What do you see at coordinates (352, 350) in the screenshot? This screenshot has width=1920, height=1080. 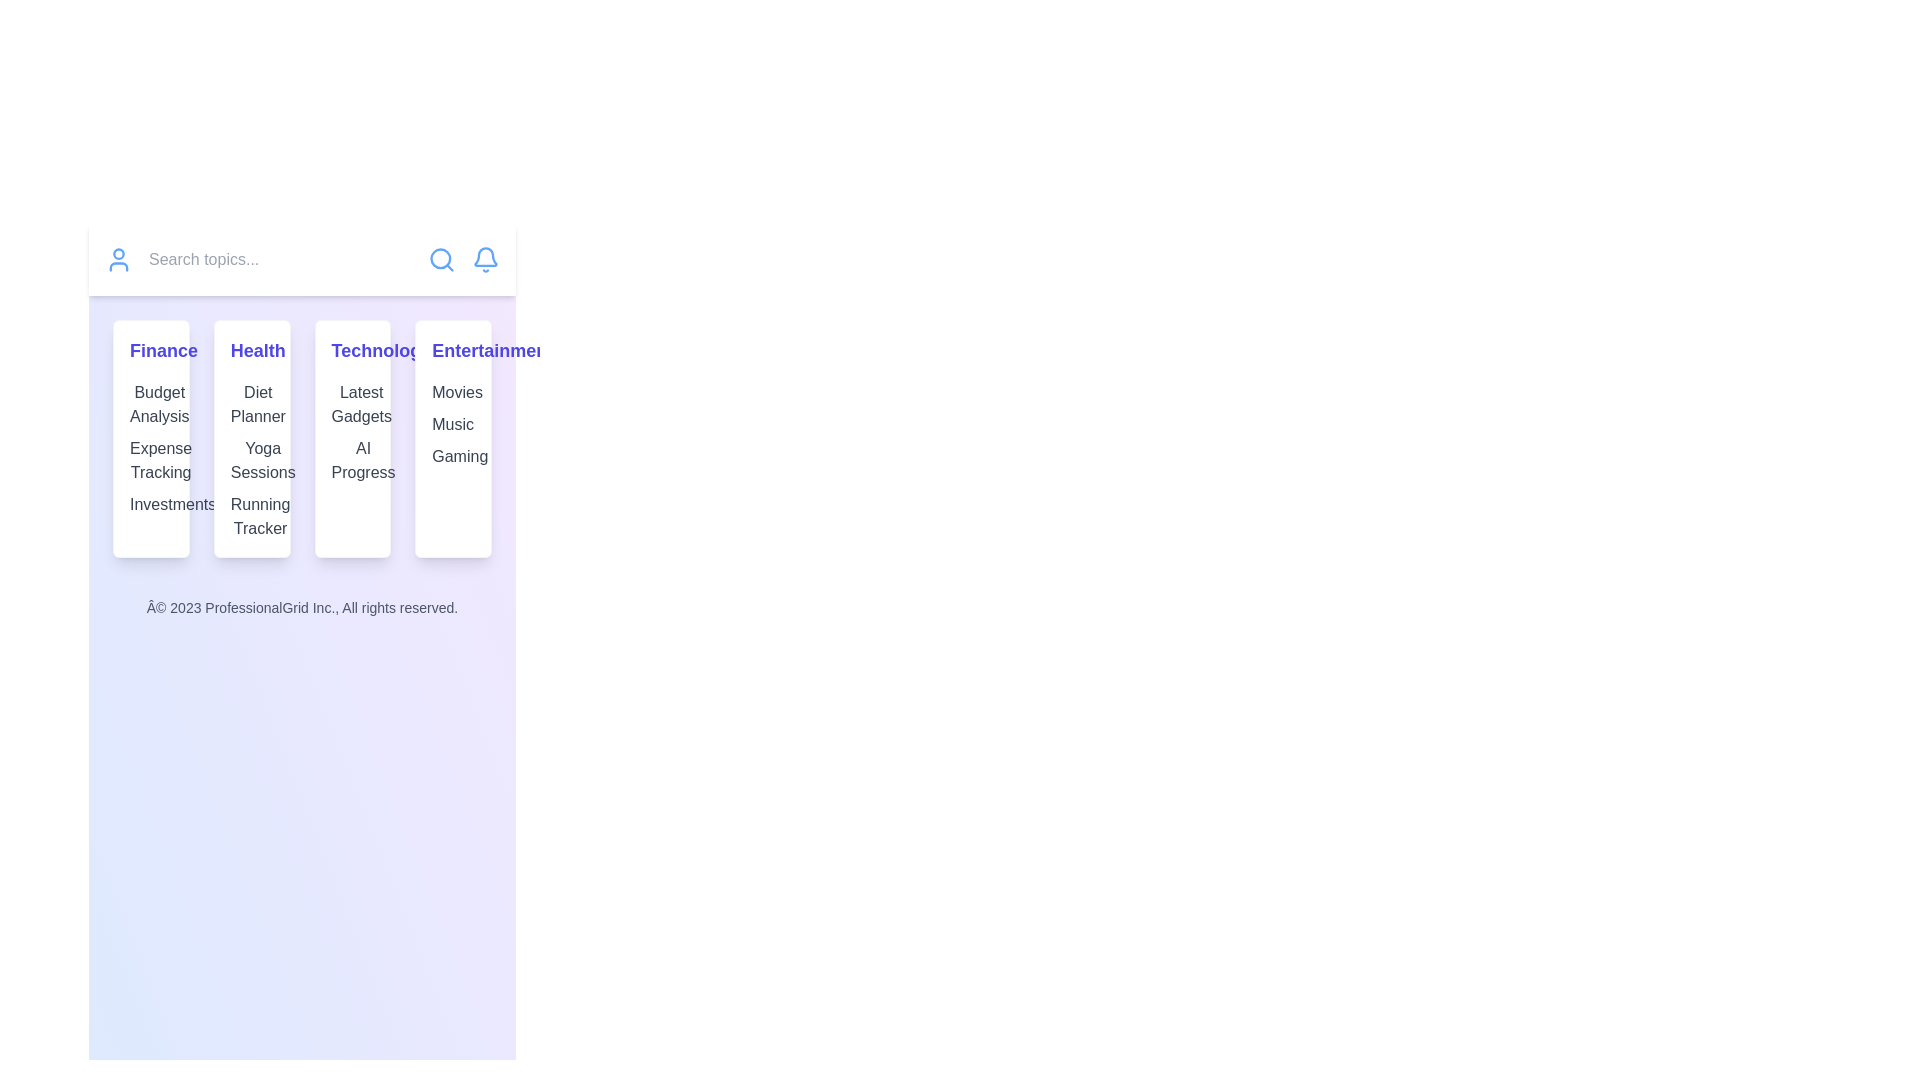 I see `the 'Technology' text element, which is styled in bold indigo color and located within the third card of a series labeled 'Finance,' 'Health,' 'Technology,' and 'Entertainment.'` at bounding box center [352, 350].